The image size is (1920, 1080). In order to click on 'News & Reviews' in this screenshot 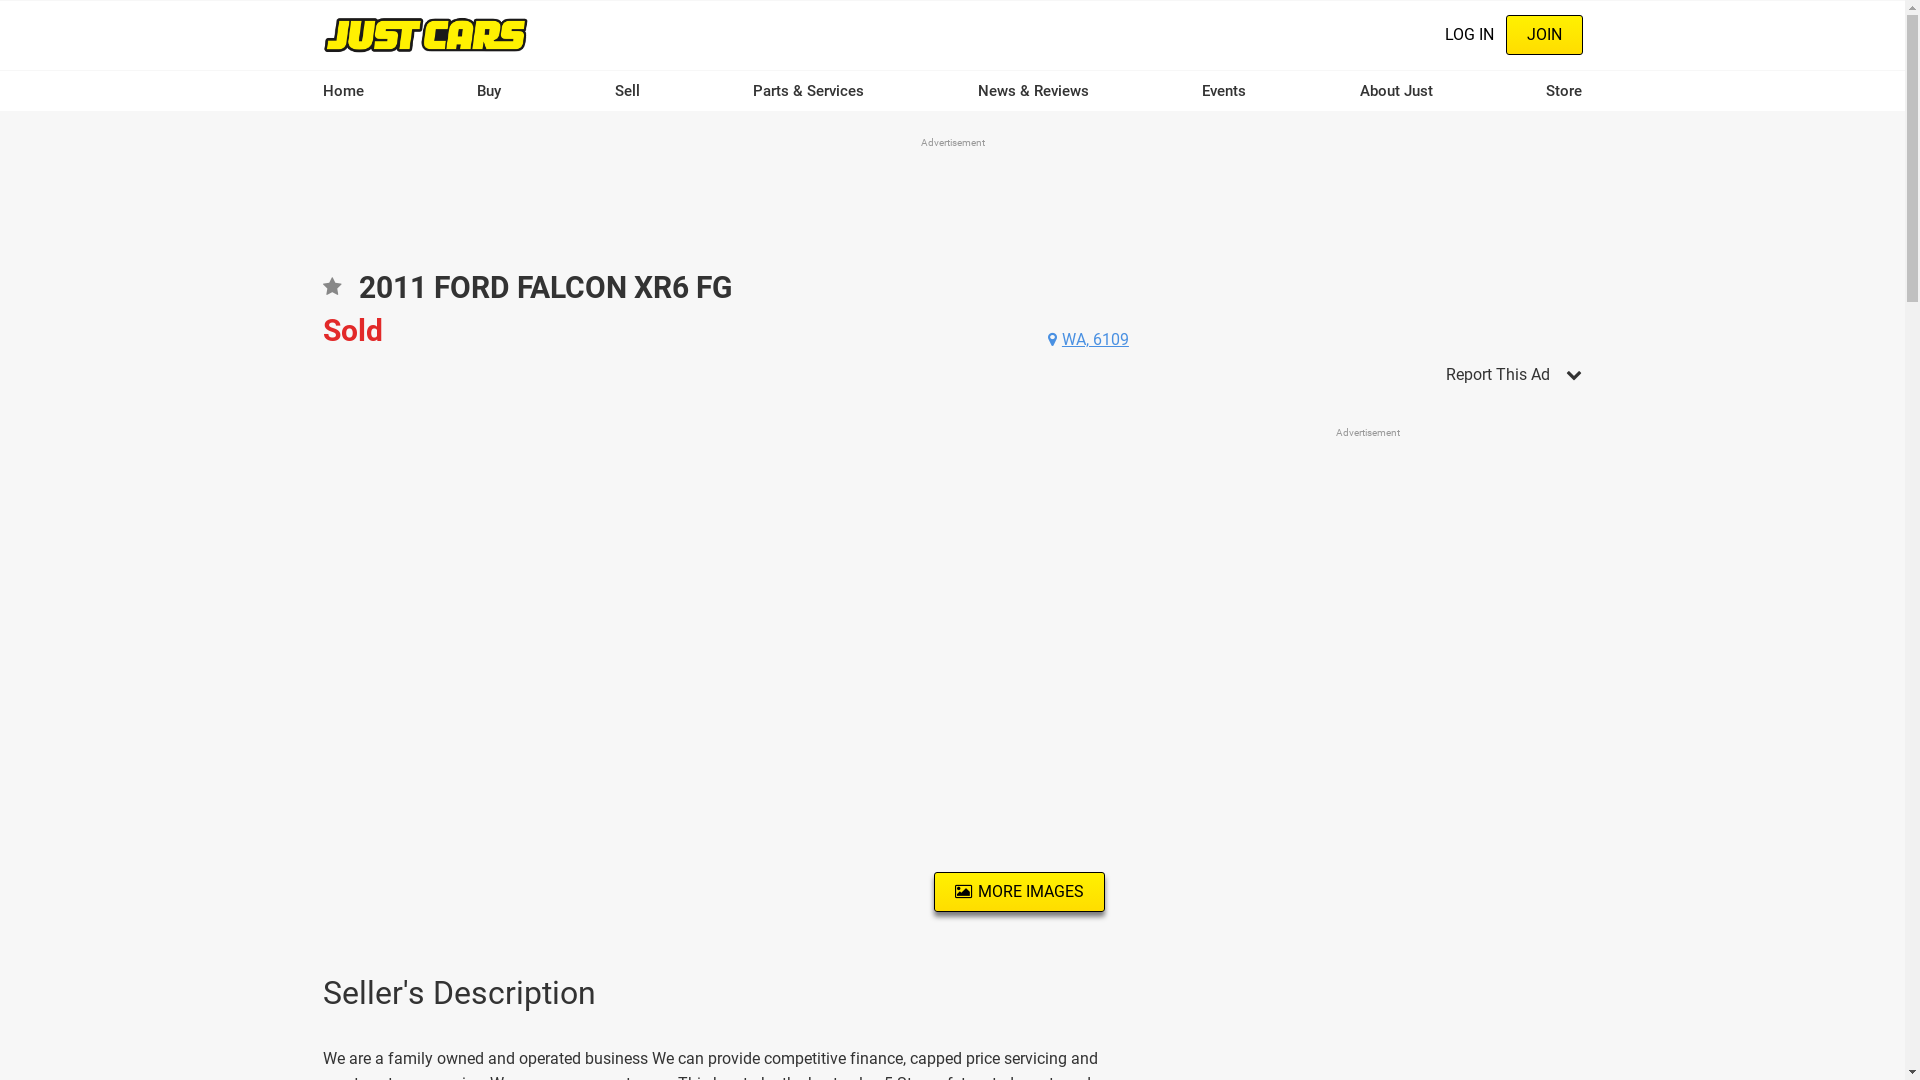, I will do `click(978, 91)`.